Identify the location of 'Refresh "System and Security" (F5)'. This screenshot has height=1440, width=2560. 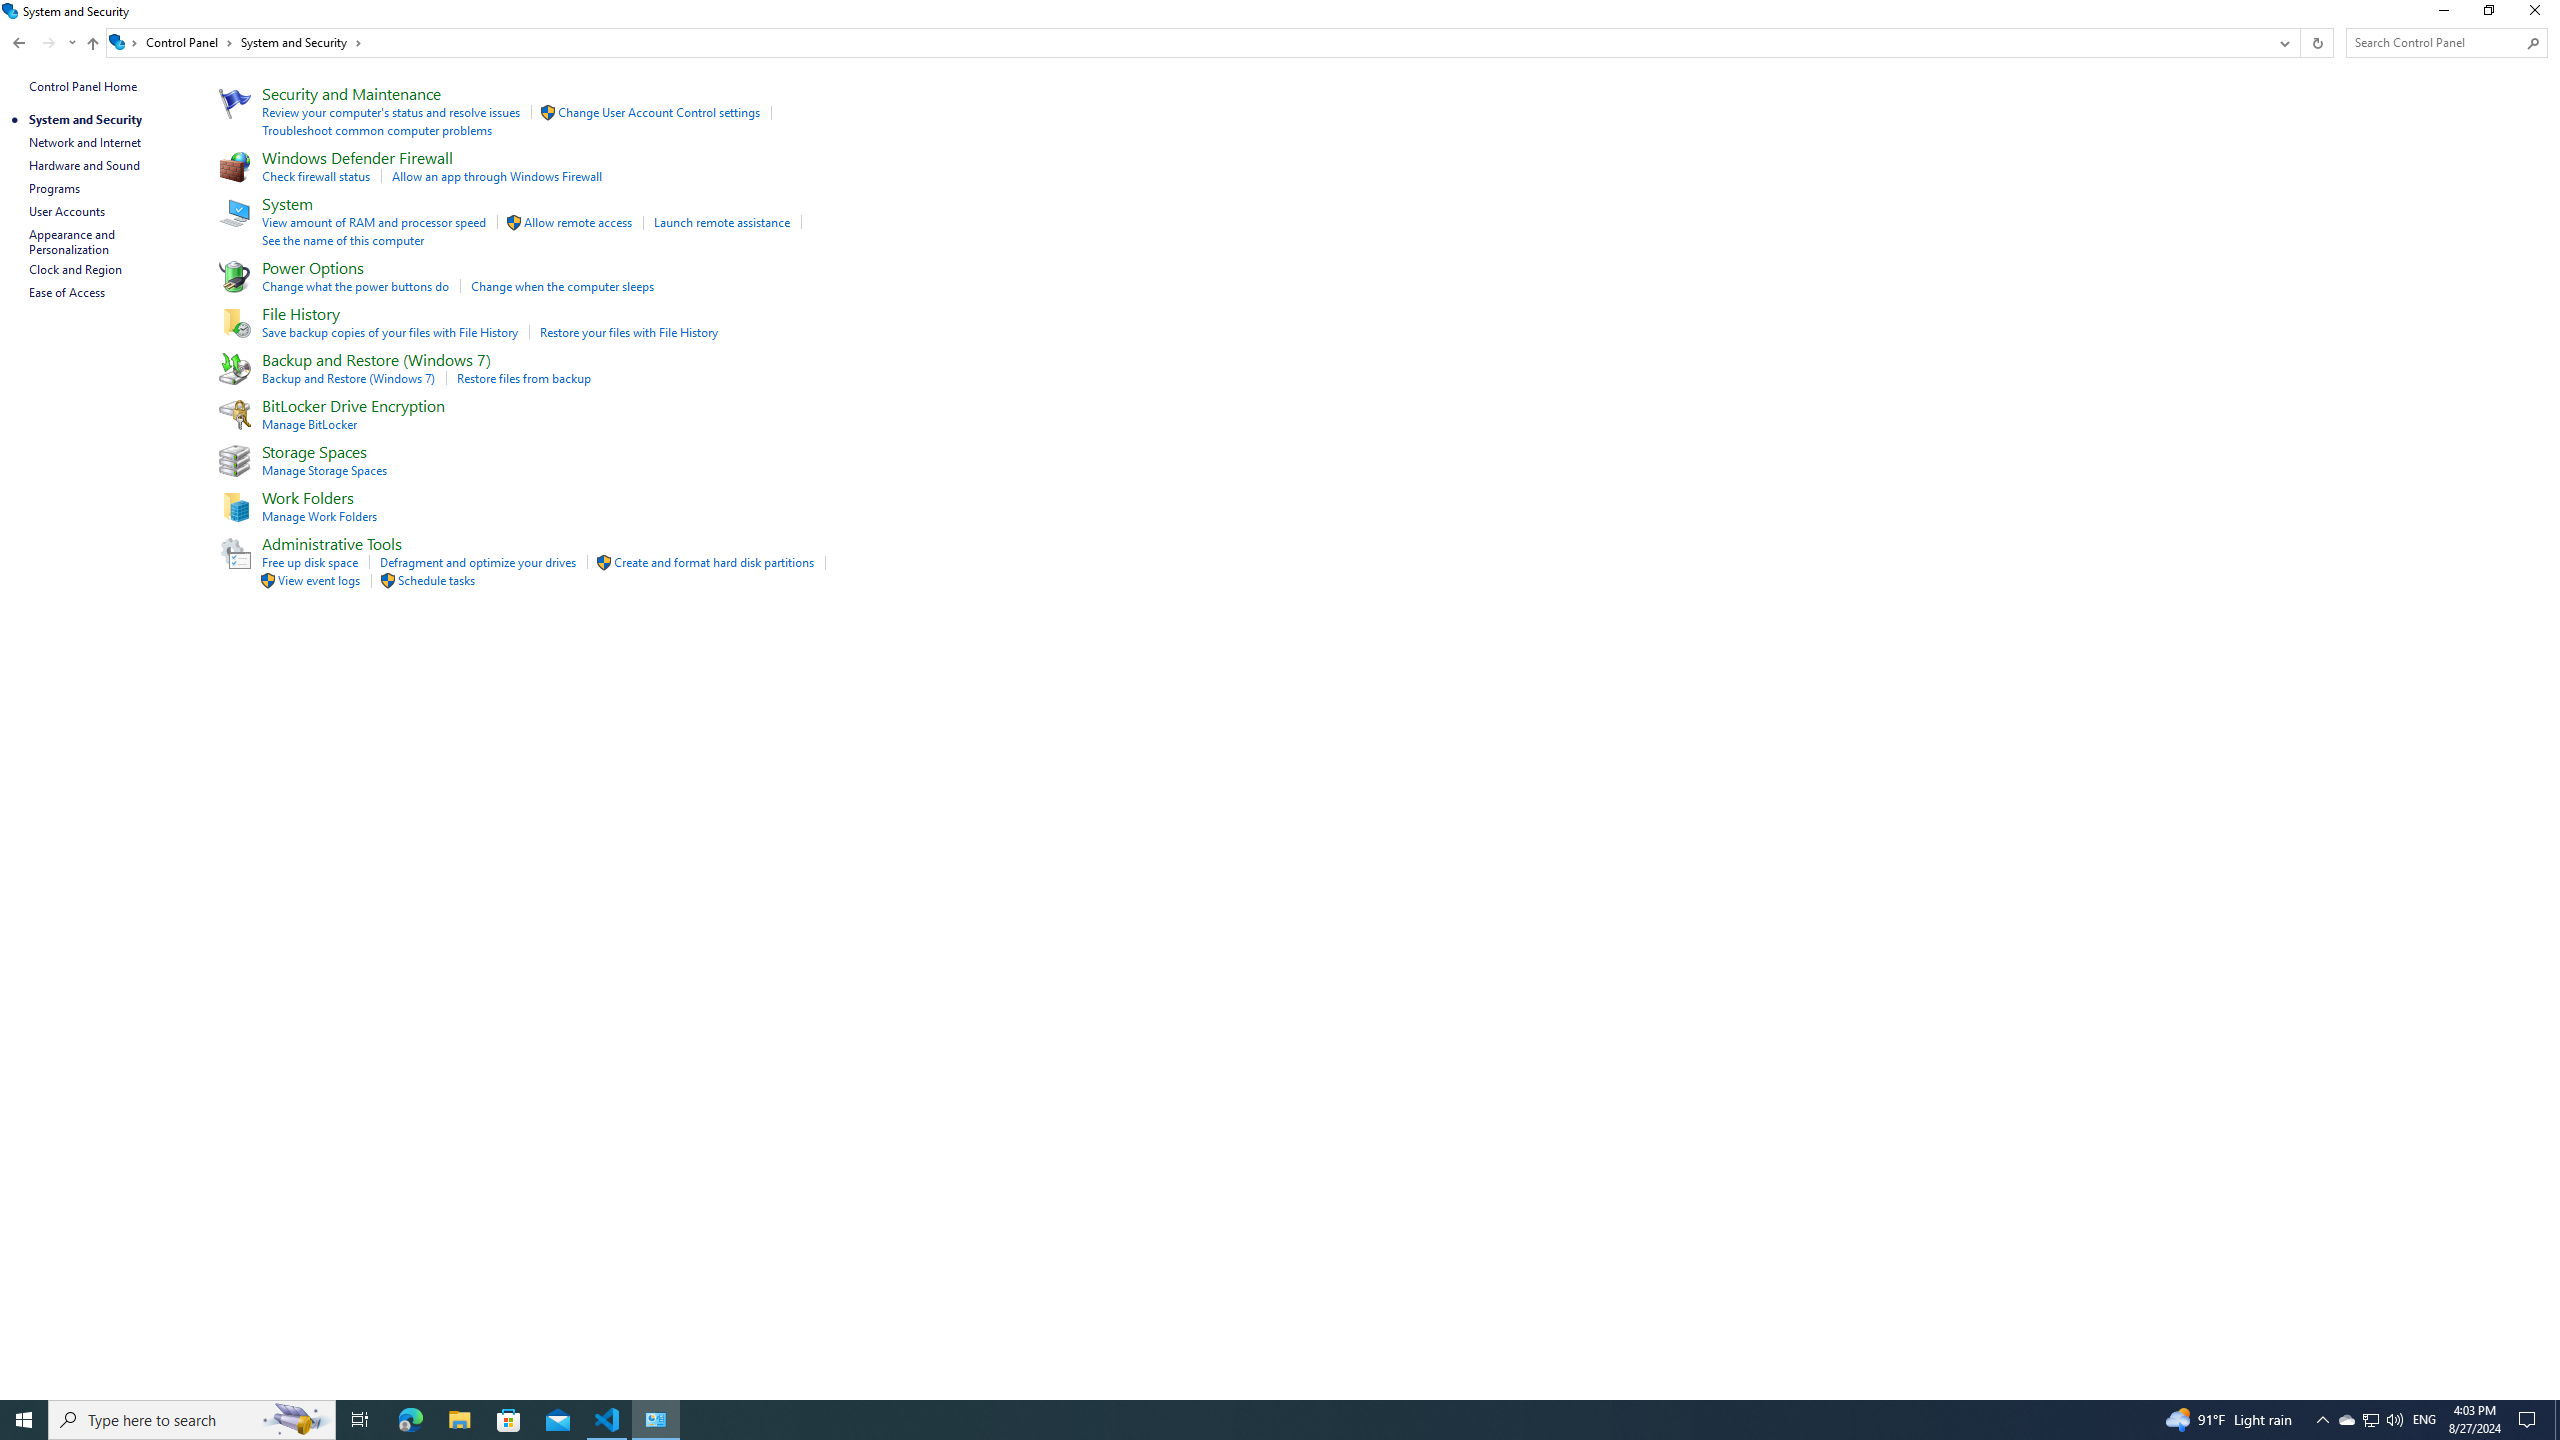
(2315, 42).